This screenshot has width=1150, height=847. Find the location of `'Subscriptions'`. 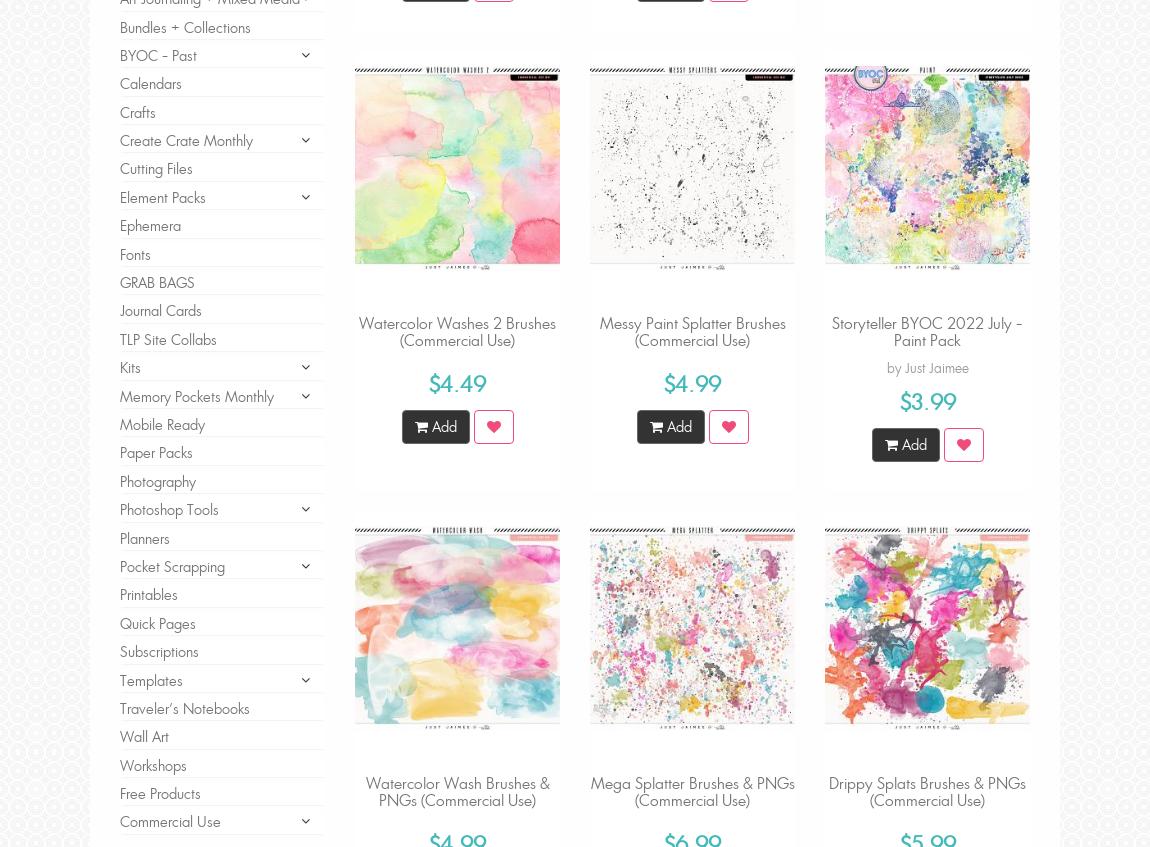

'Subscriptions' is located at coordinates (118, 650).